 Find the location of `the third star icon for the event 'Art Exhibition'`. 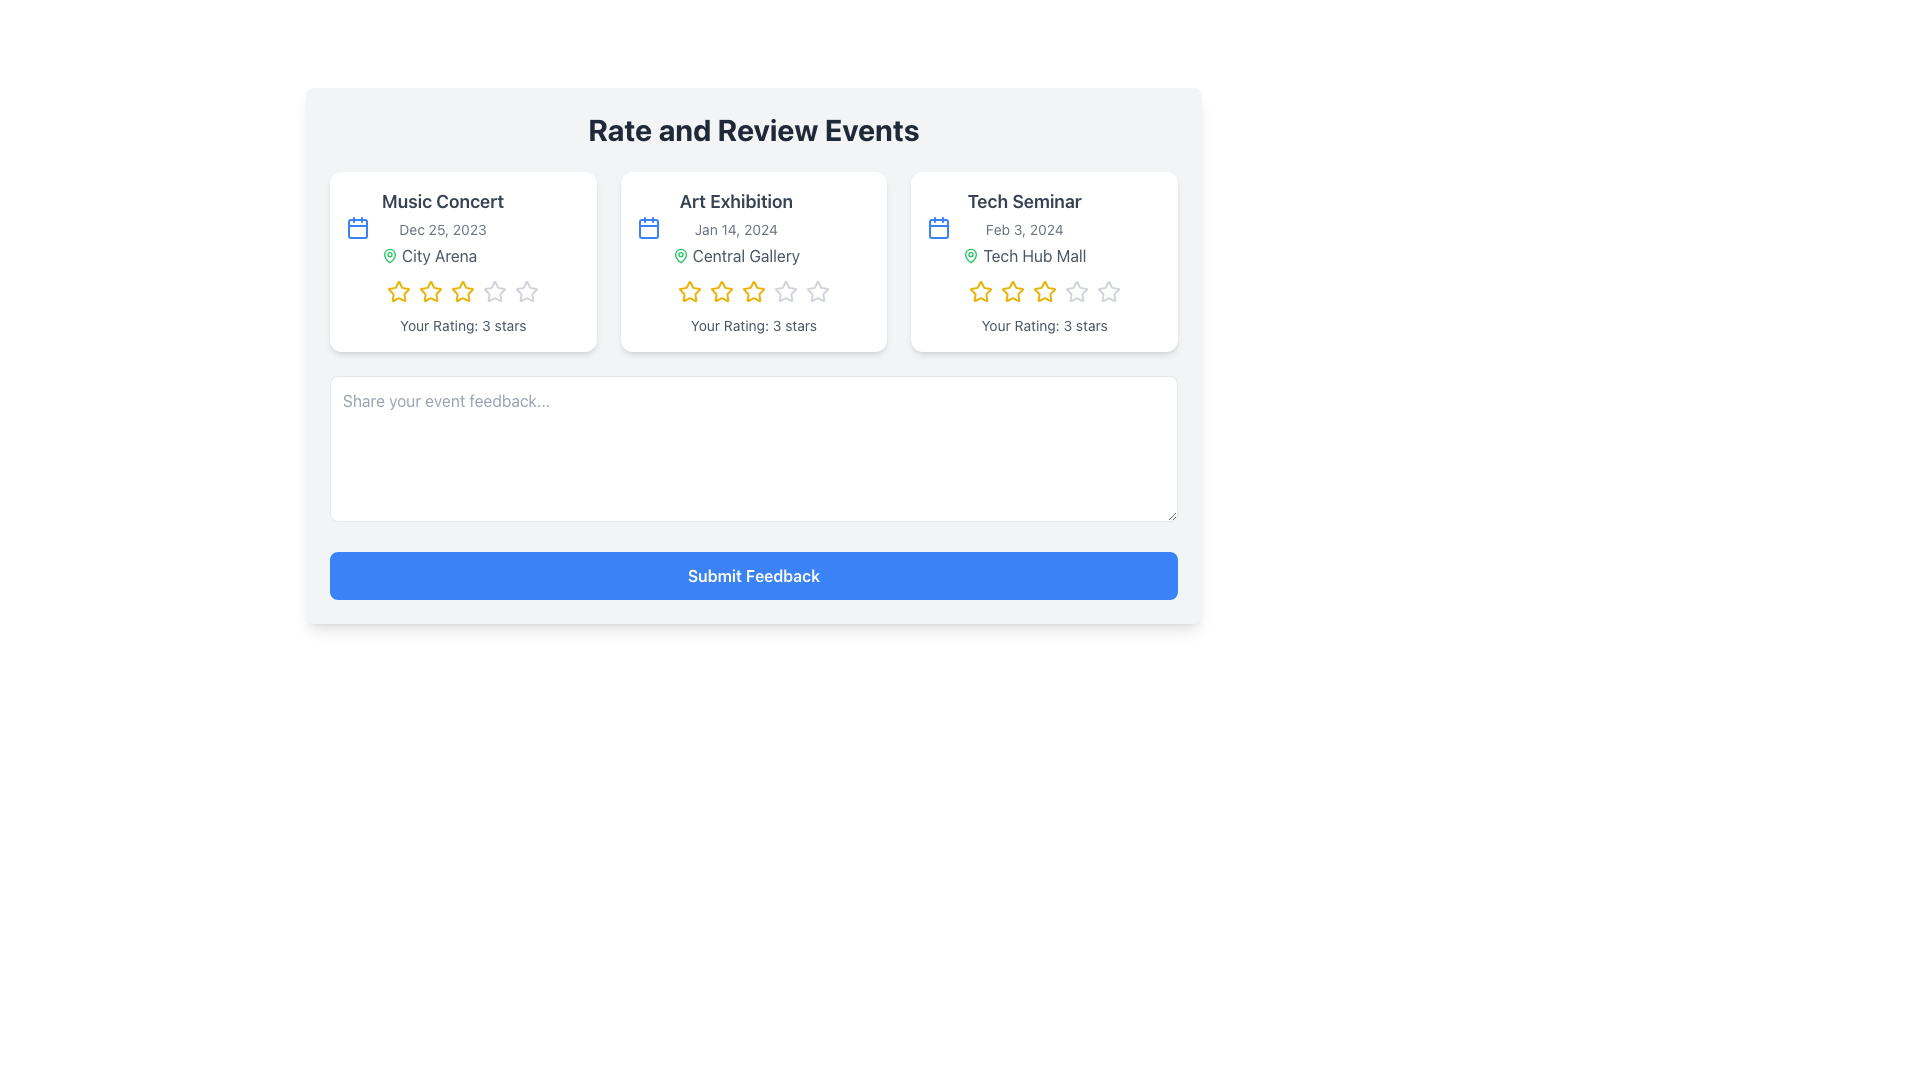

the third star icon for the event 'Art Exhibition' is located at coordinates (752, 291).